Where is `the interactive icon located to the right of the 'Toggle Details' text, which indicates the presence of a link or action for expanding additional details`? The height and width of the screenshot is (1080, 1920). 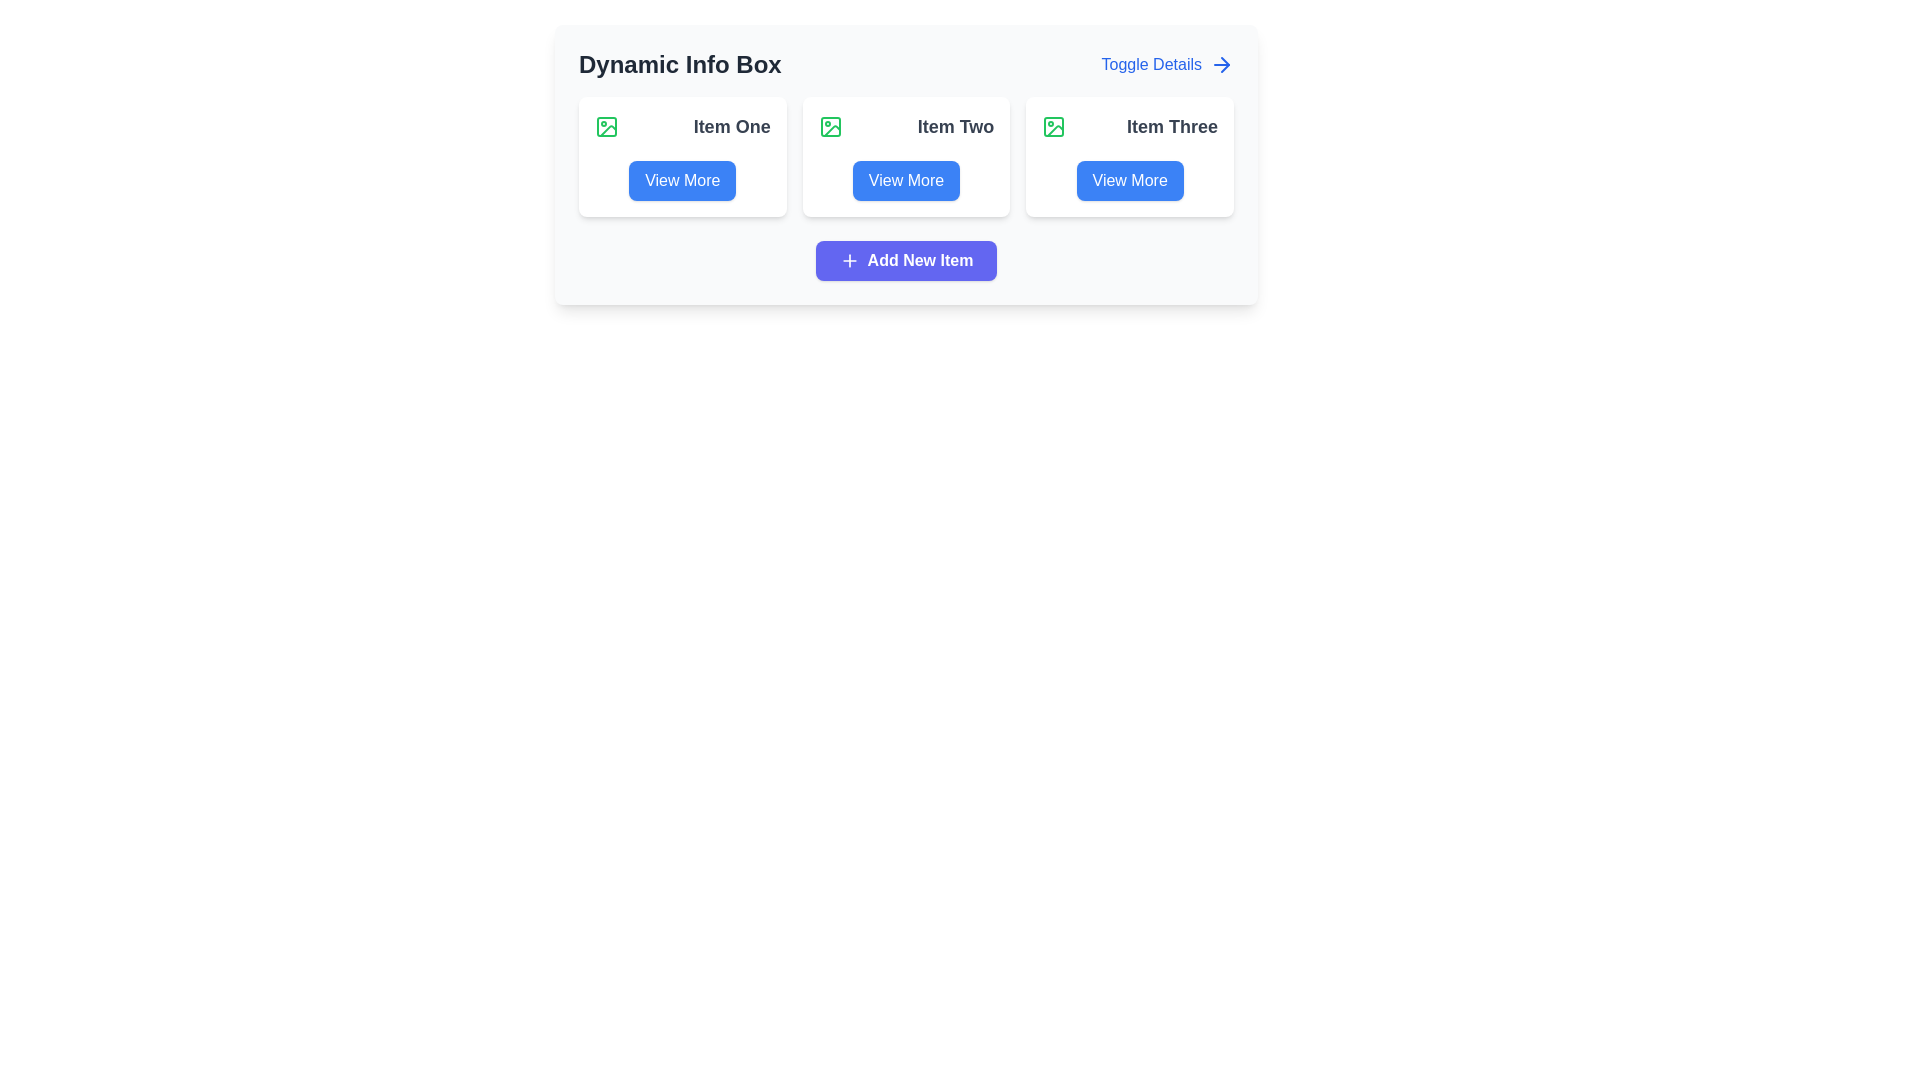 the interactive icon located to the right of the 'Toggle Details' text, which indicates the presence of a link or action for expanding additional details is located at coordinates (1221, 64).